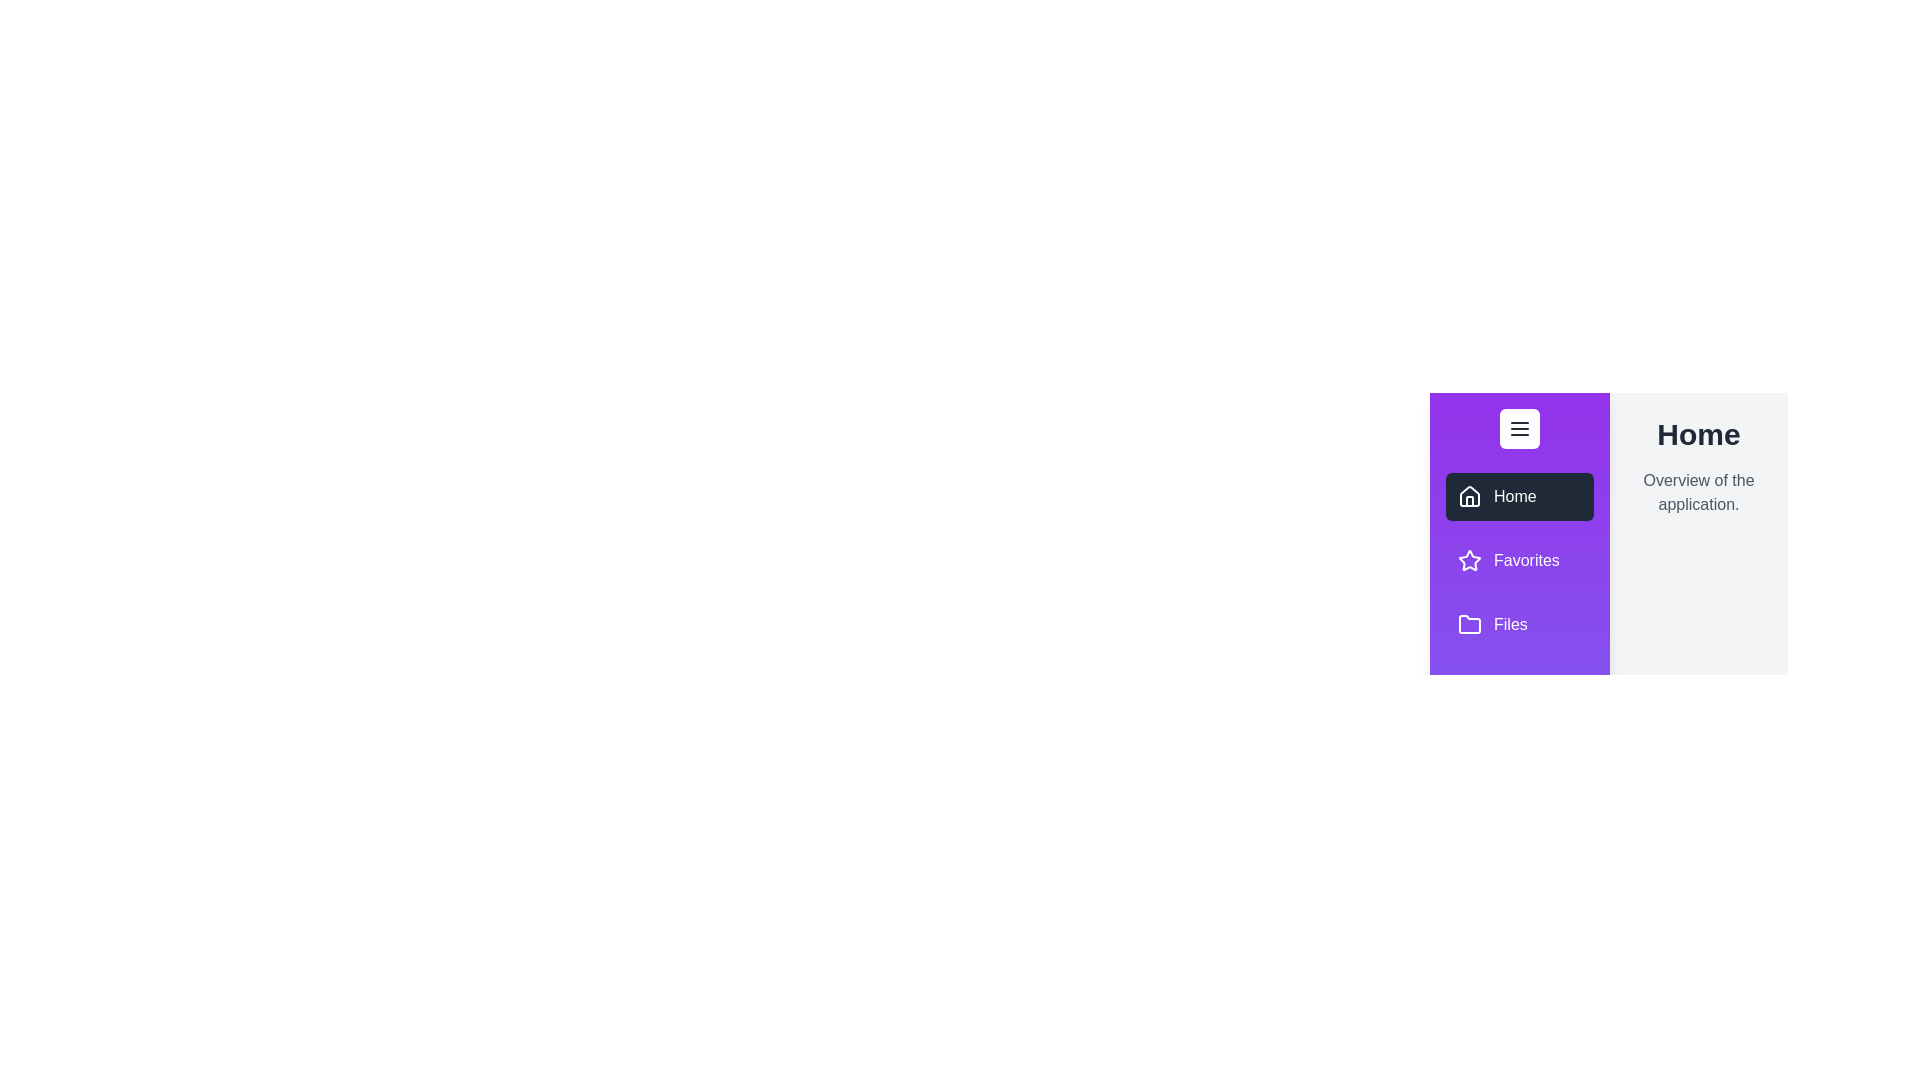  Describe the element at coordinates (1520, 427) in the screenshot. I see `the toggle button to open or close the drawer` at that location.